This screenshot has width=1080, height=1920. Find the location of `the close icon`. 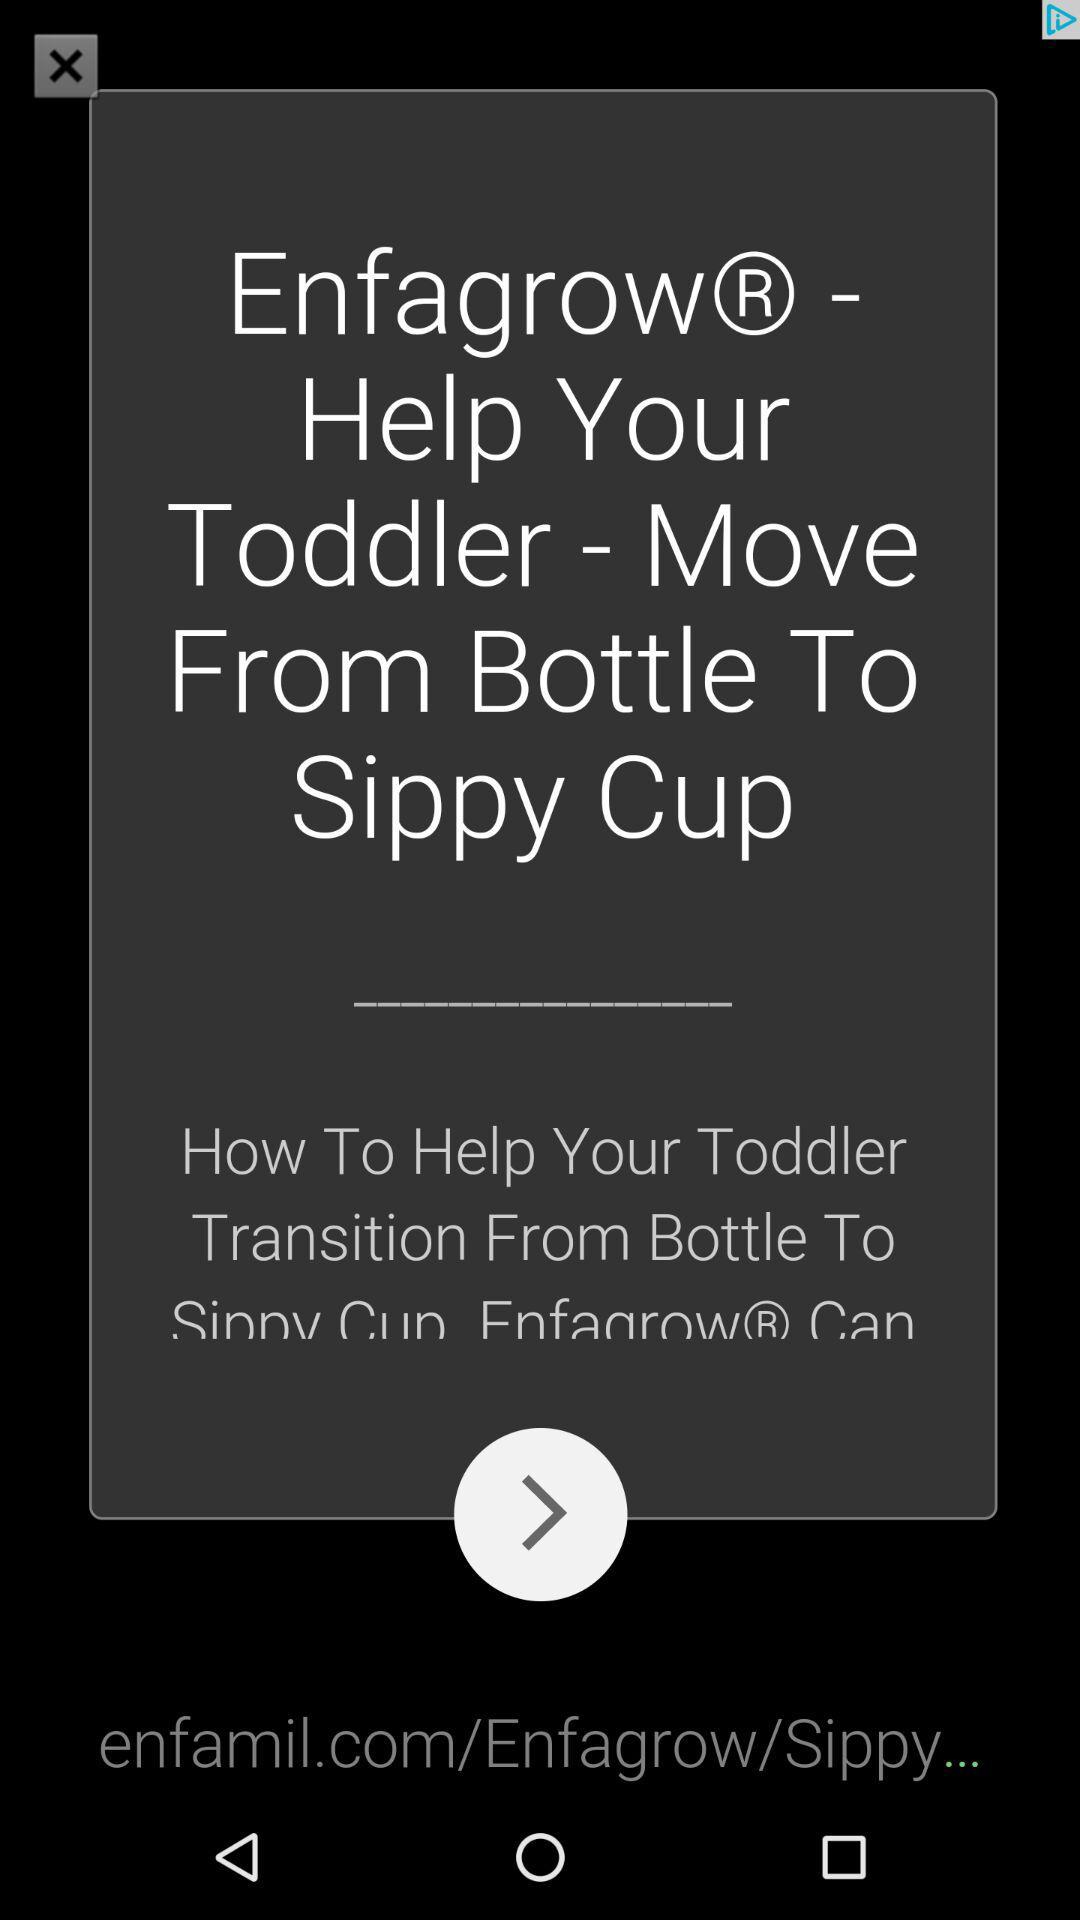

the close icon is located at coordinates (64, 70).